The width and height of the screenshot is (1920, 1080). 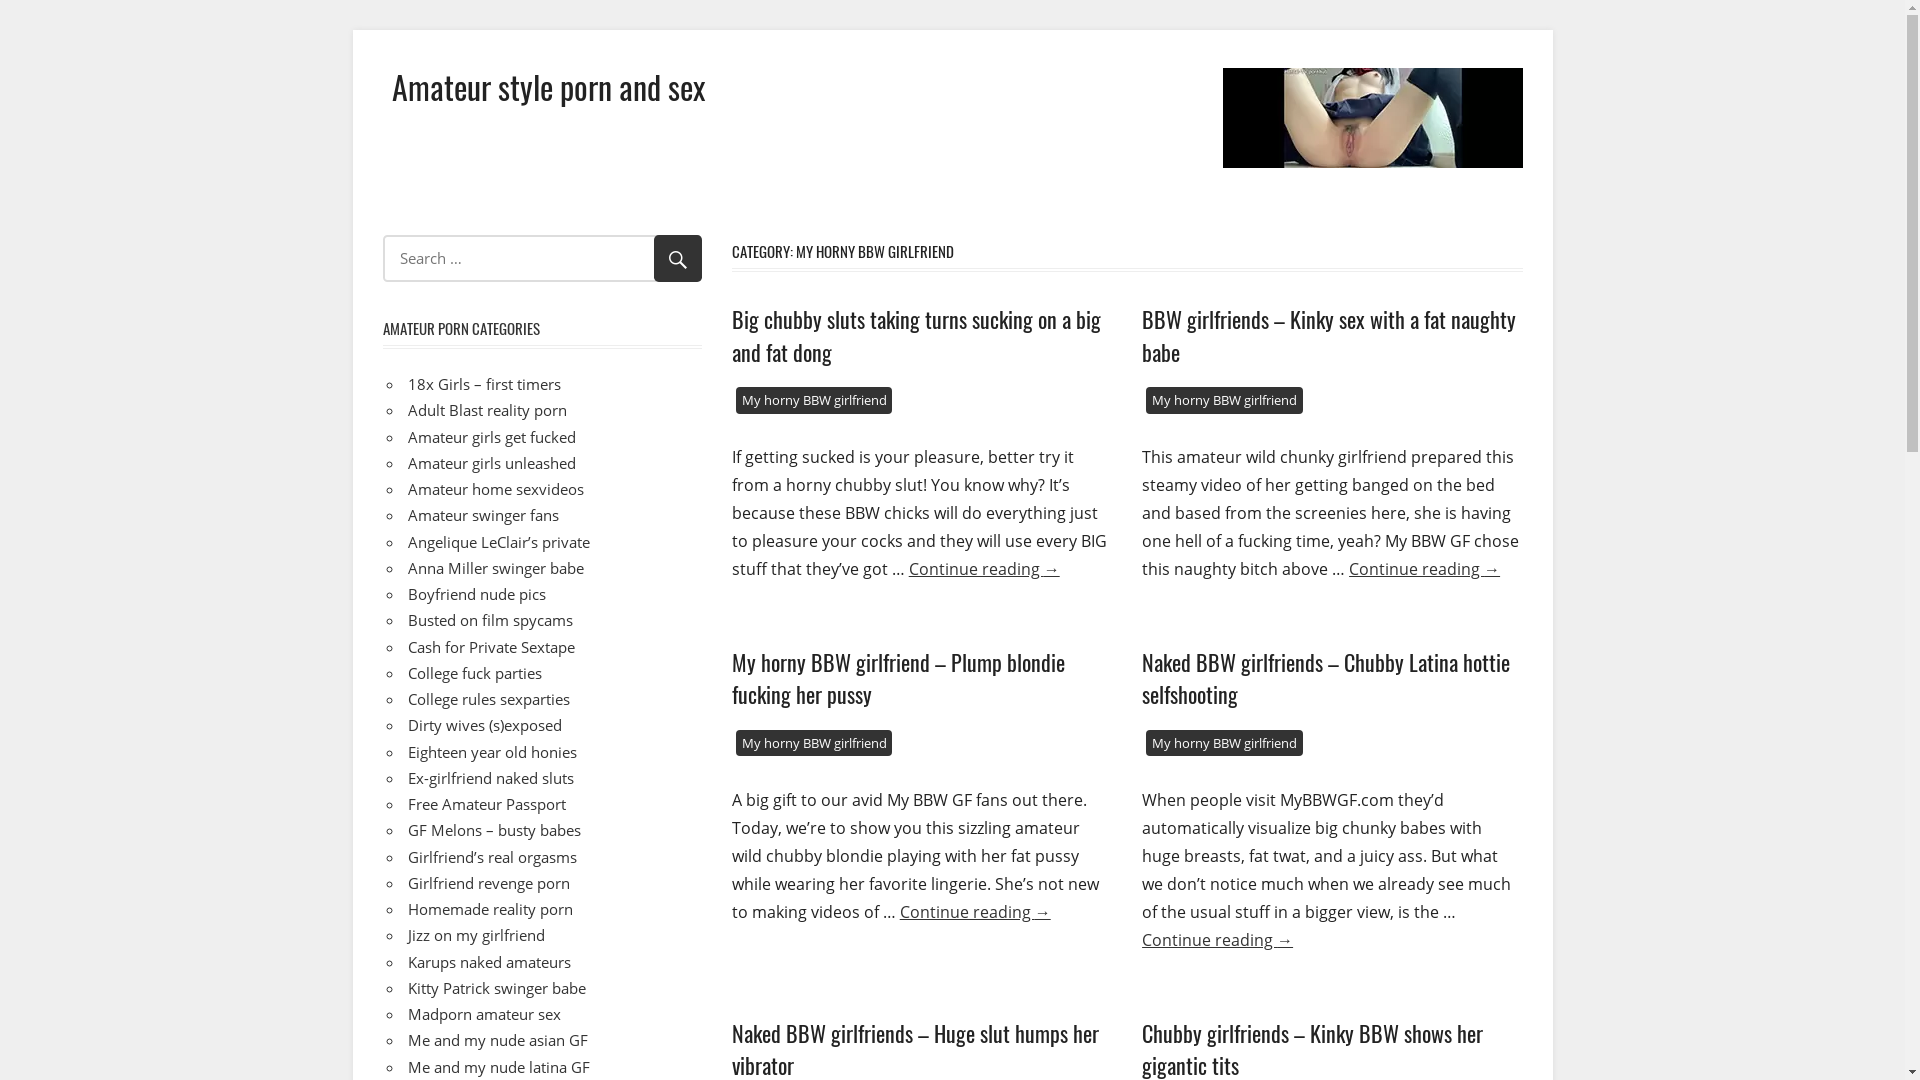 I want to click on 'Madporn amateur sex', so click(x=484, y=1014).